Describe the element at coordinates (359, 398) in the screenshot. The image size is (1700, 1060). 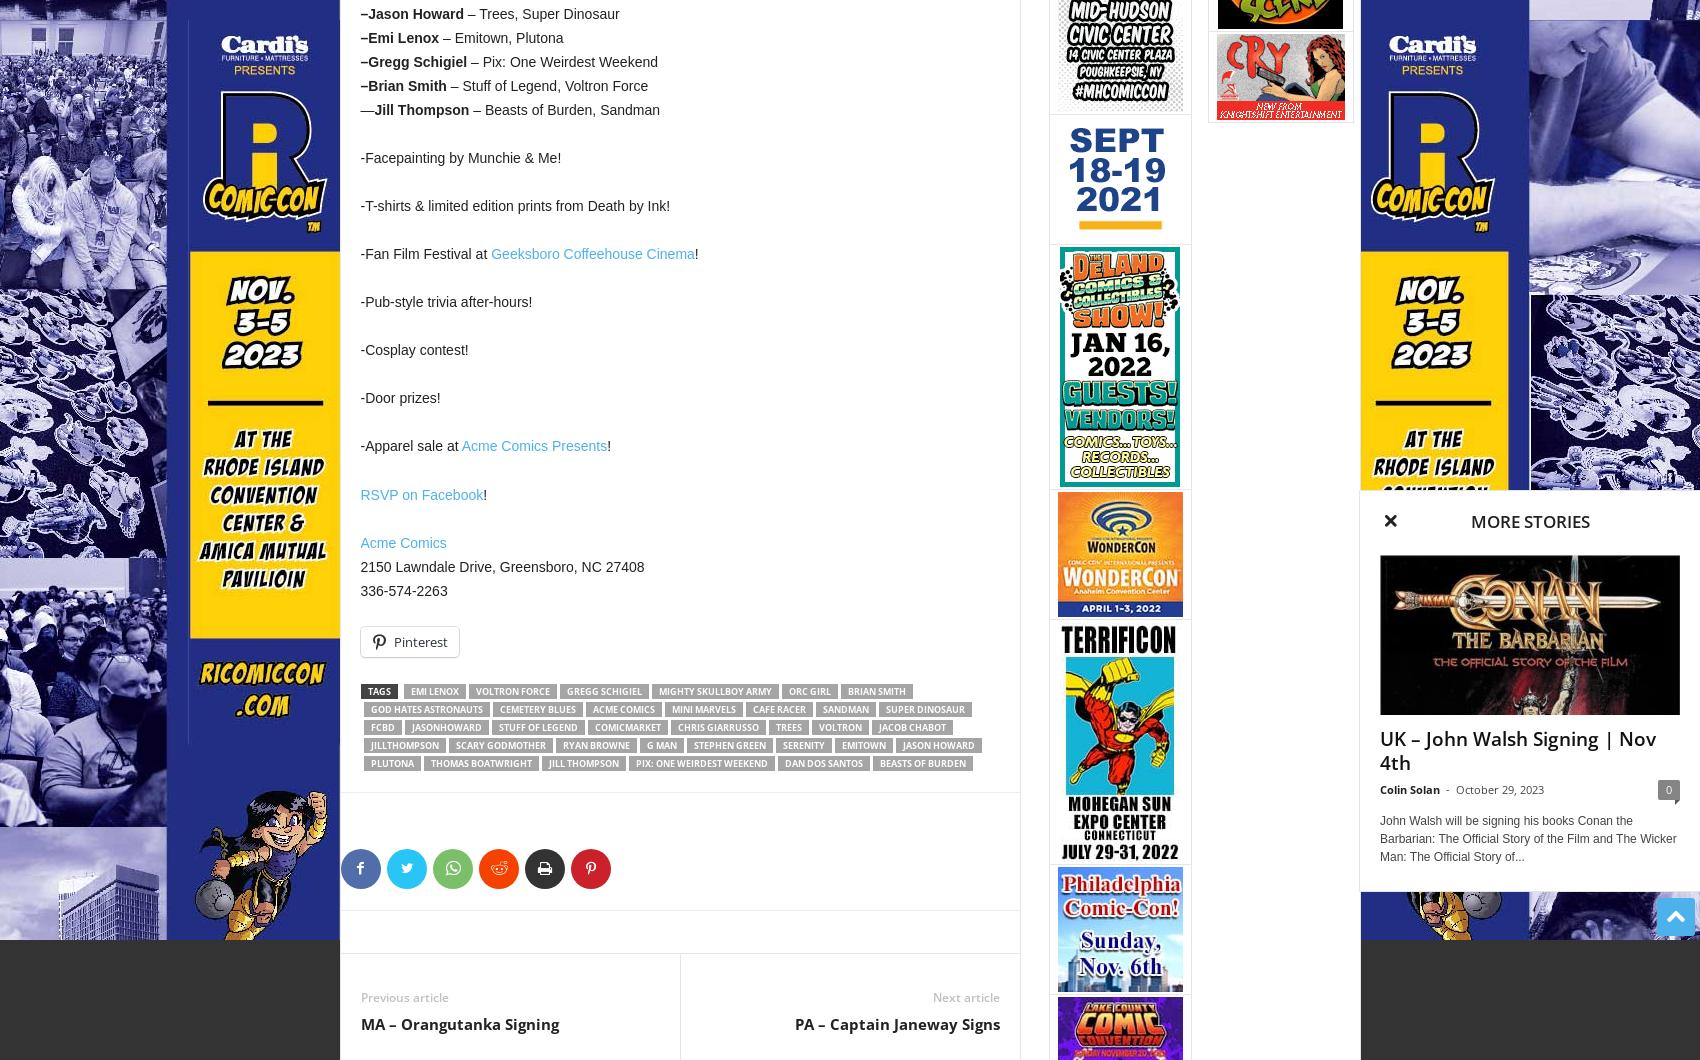
I see `'-Door prizes!'` at that location.